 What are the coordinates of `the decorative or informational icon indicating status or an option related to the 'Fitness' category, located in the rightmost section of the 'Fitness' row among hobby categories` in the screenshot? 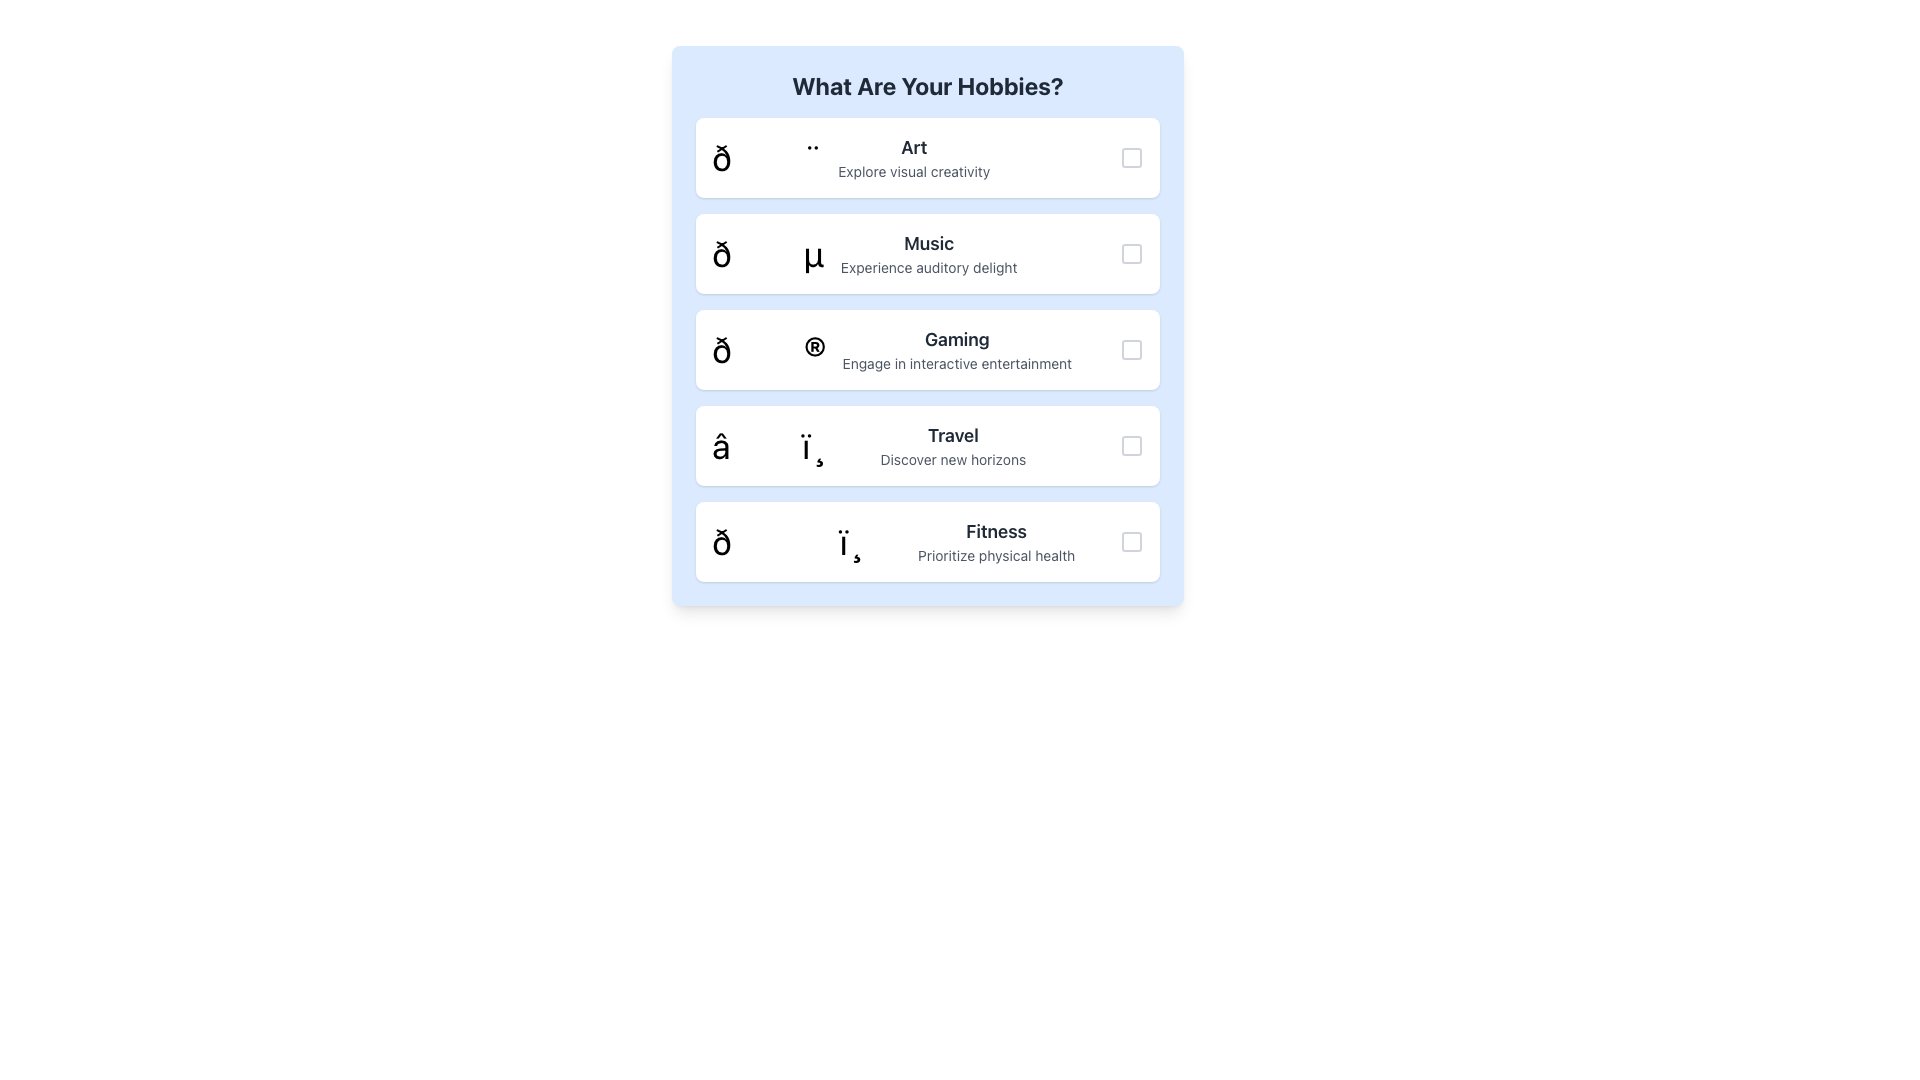 It's located at (1132, 542).